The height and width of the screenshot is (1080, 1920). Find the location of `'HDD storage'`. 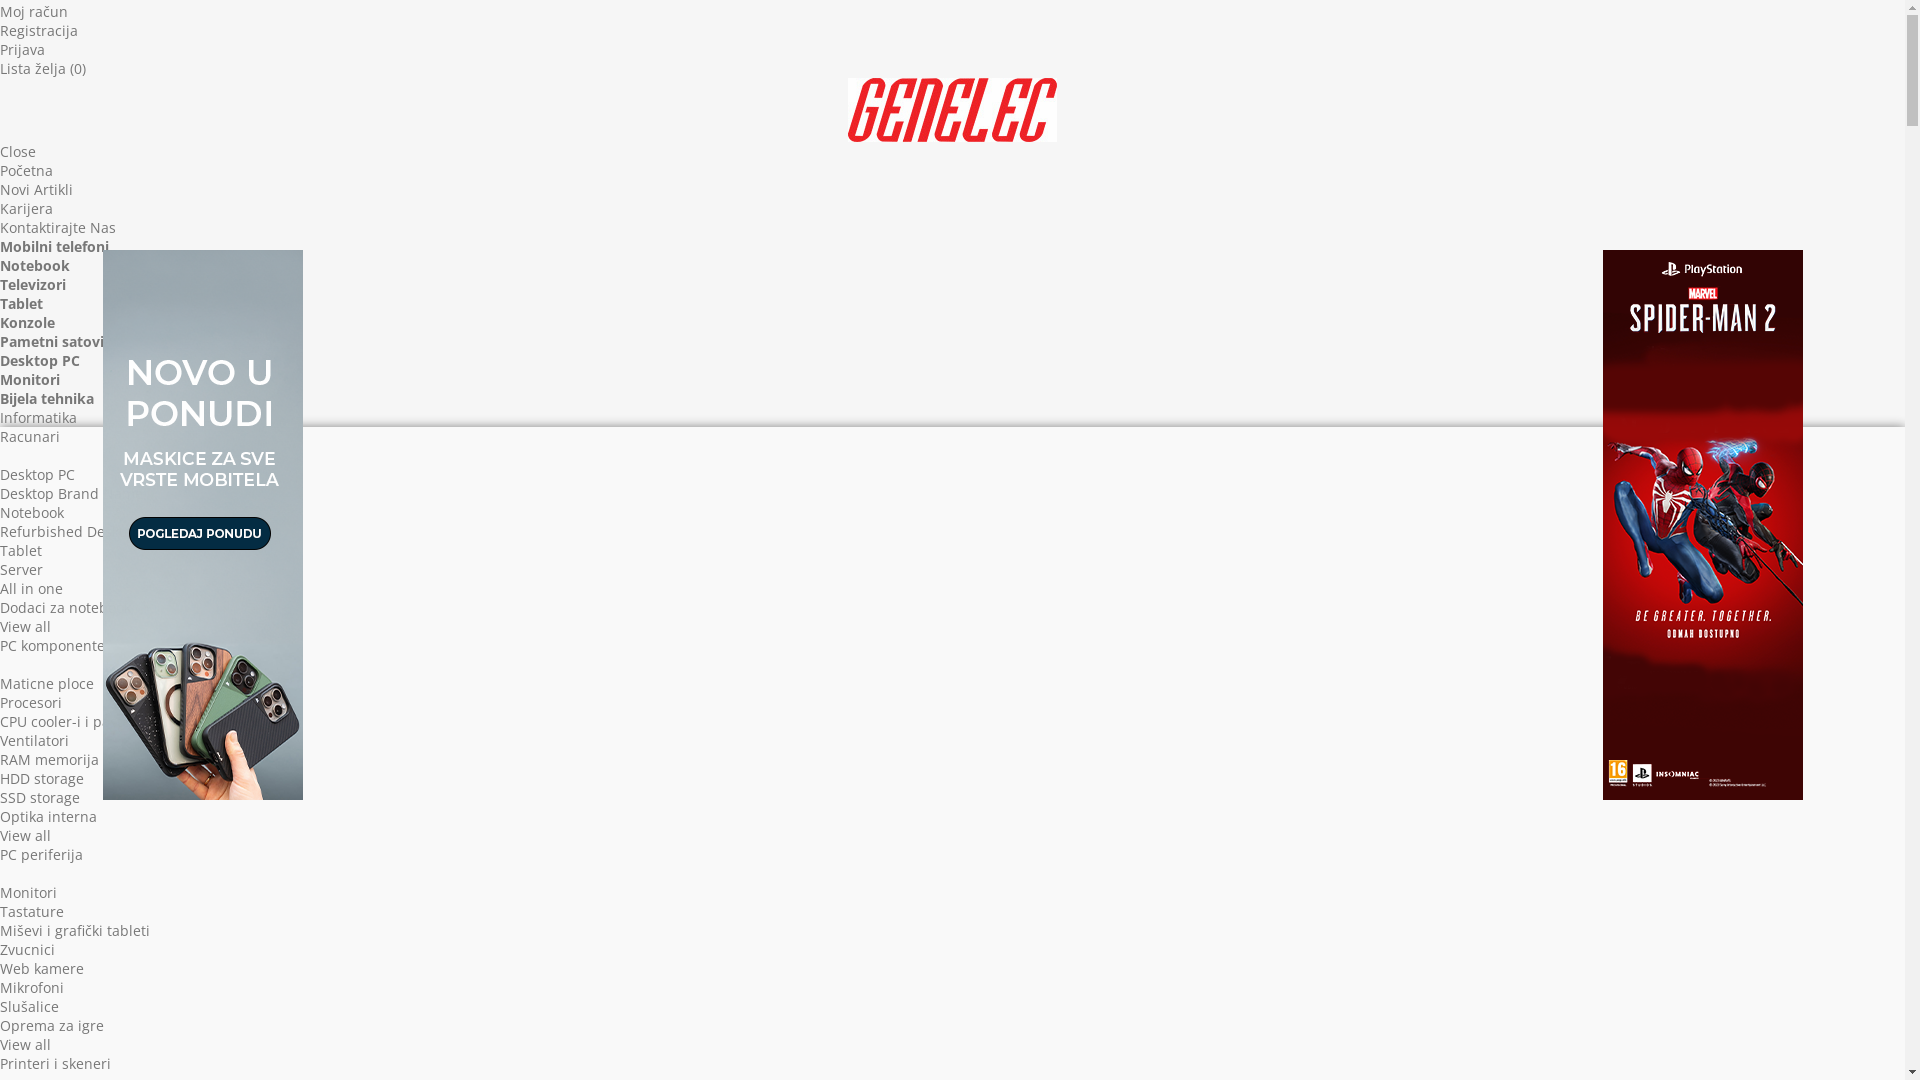

'HDD storage' is located at coordinates (42, 777).